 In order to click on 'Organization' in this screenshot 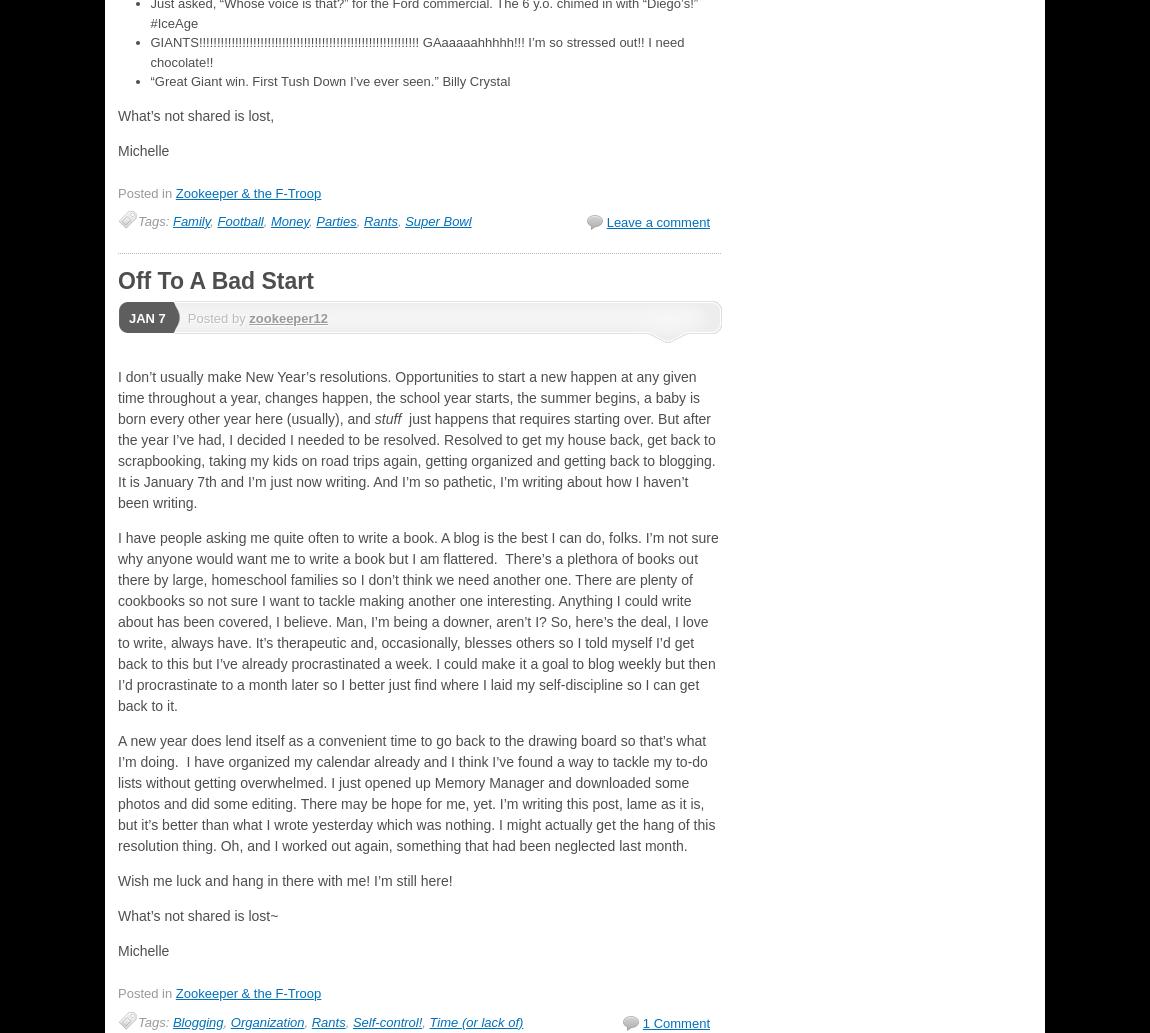, I will do `click(266, 1020)`.